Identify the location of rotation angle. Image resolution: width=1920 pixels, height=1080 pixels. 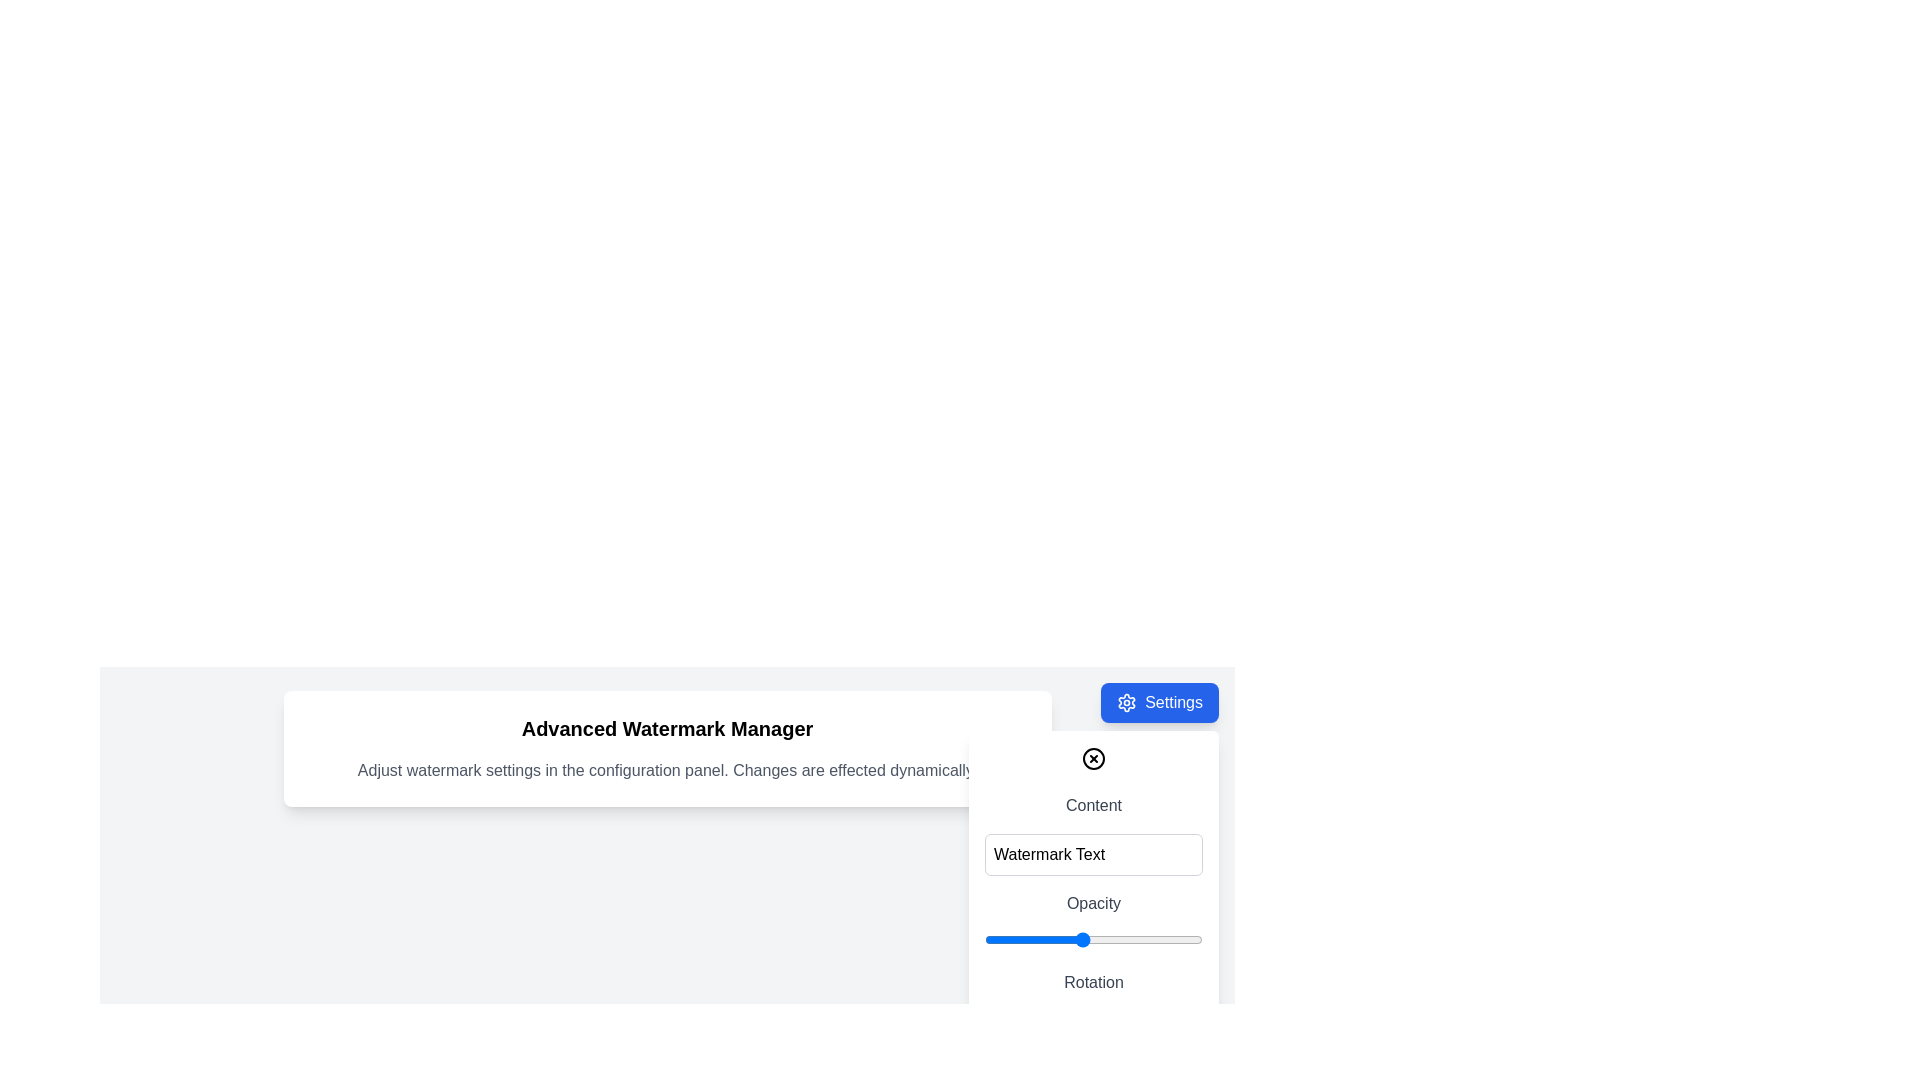
(1033, 1018).